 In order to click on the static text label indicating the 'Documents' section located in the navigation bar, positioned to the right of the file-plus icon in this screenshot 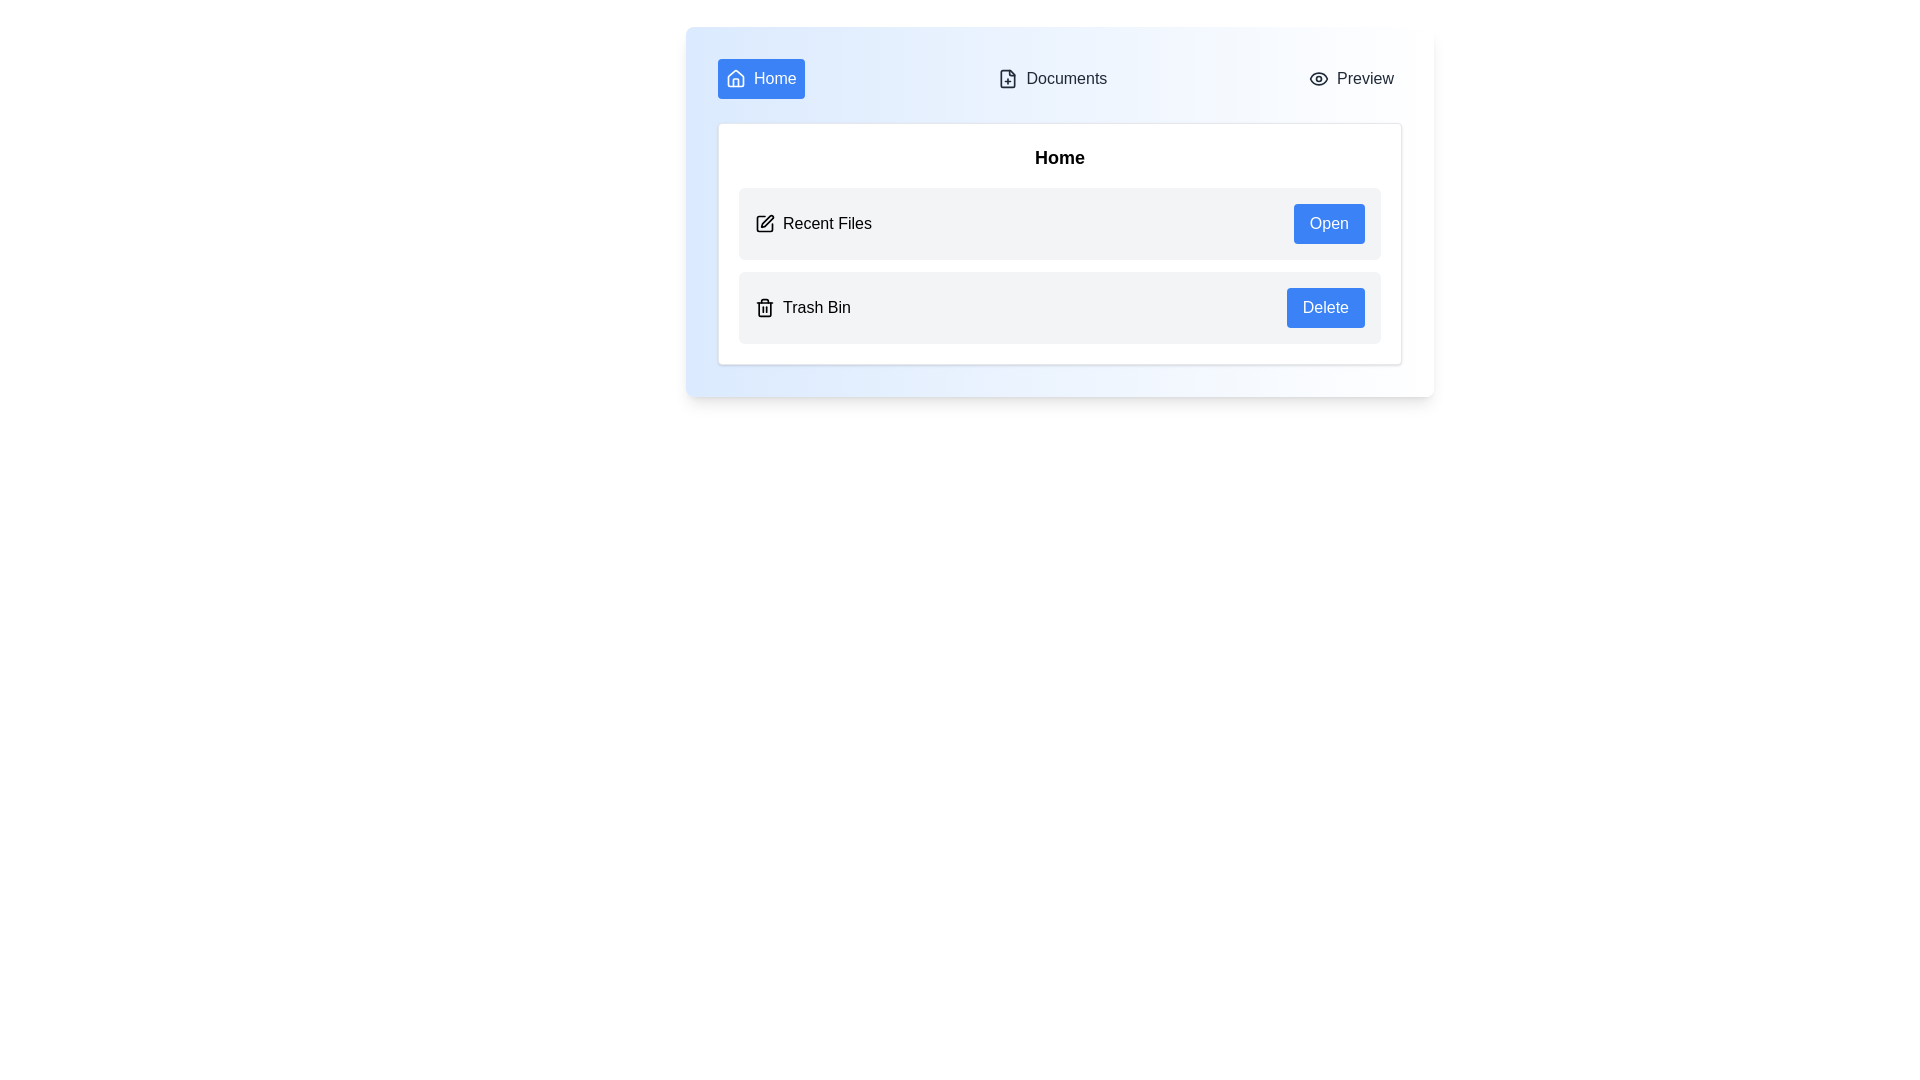, I will do `click(1065, 77)`.